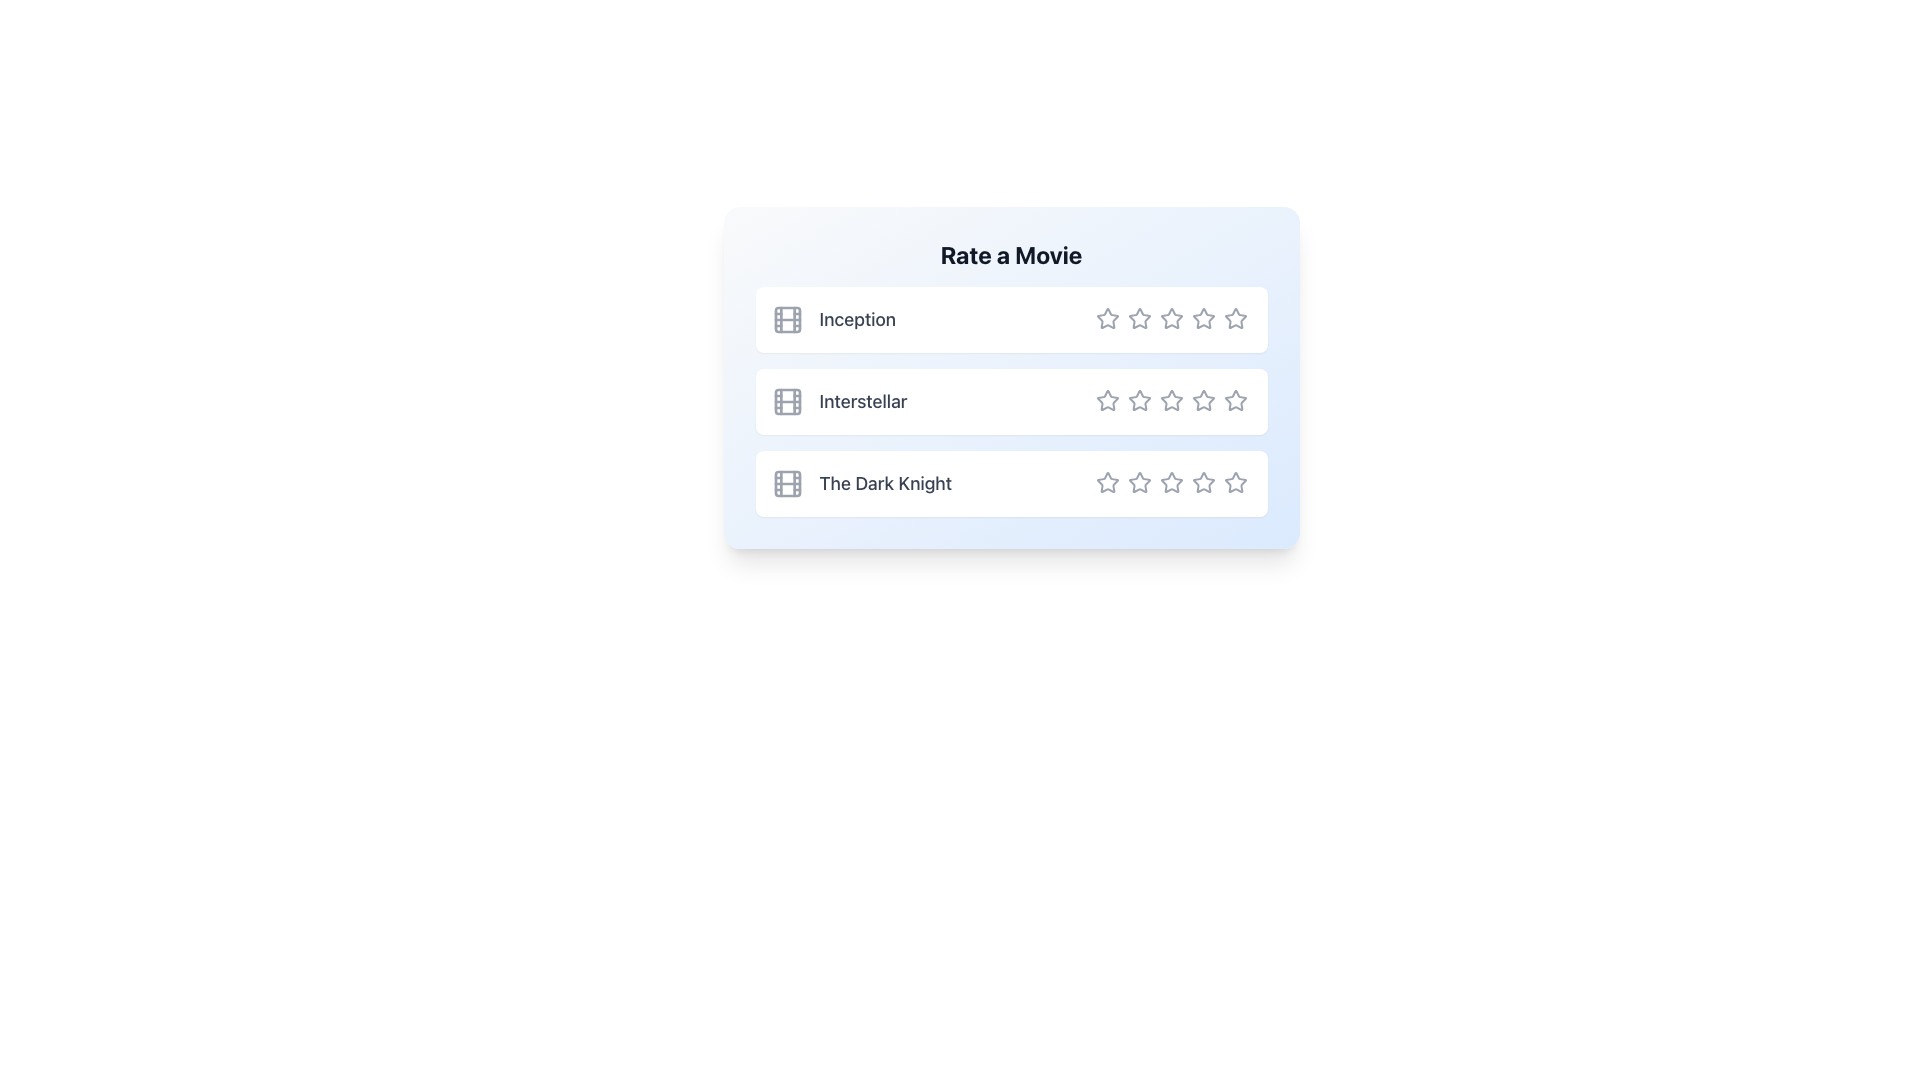 The width and height of the screenshot is (1920, 1080). Describe the element at coordinates (861, 483) in the screenshot. I see `displayed text 'The Dark Knight' from the Text Label with Icon that is part of a vertical list of movie titles` at that location.